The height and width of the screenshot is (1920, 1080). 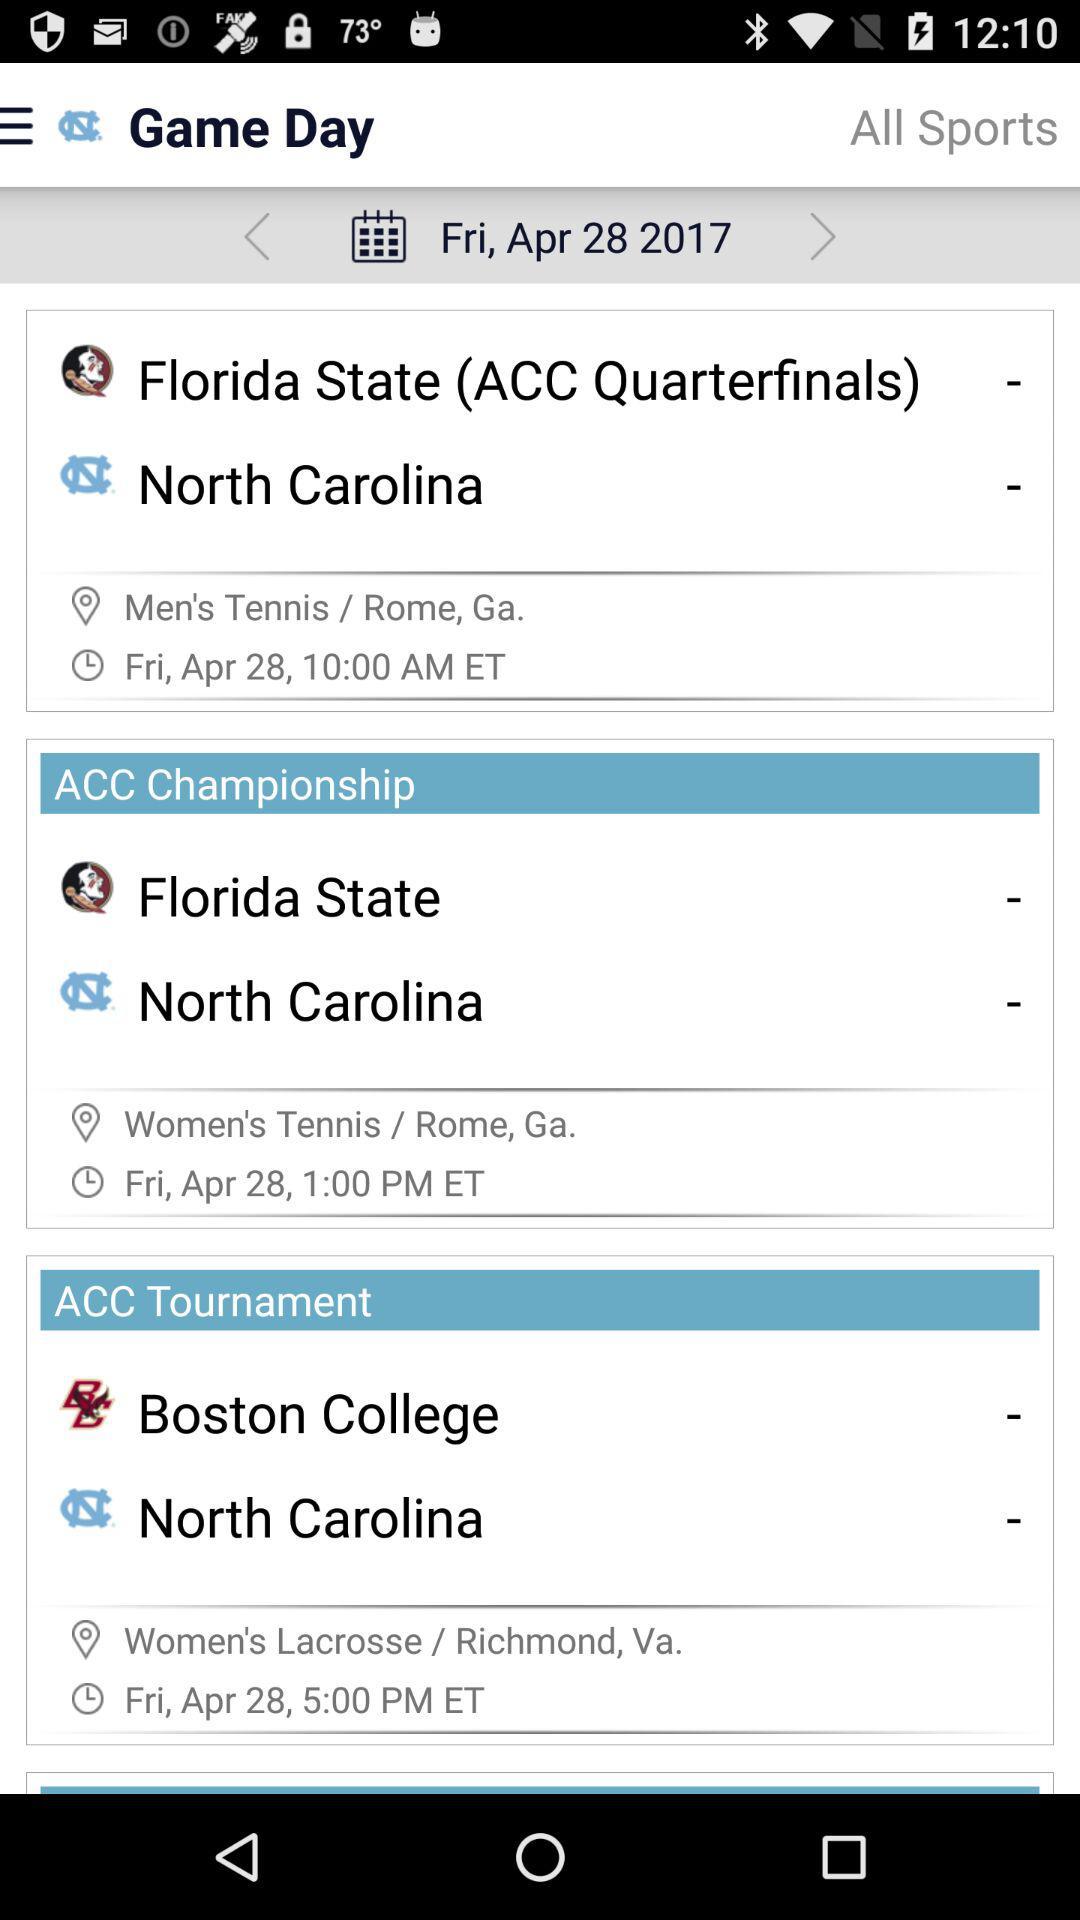 What do you see at coordinates (546, 1299) in the screenshot?
I see `acc tournament icon` at bounding box center [546, 1299].